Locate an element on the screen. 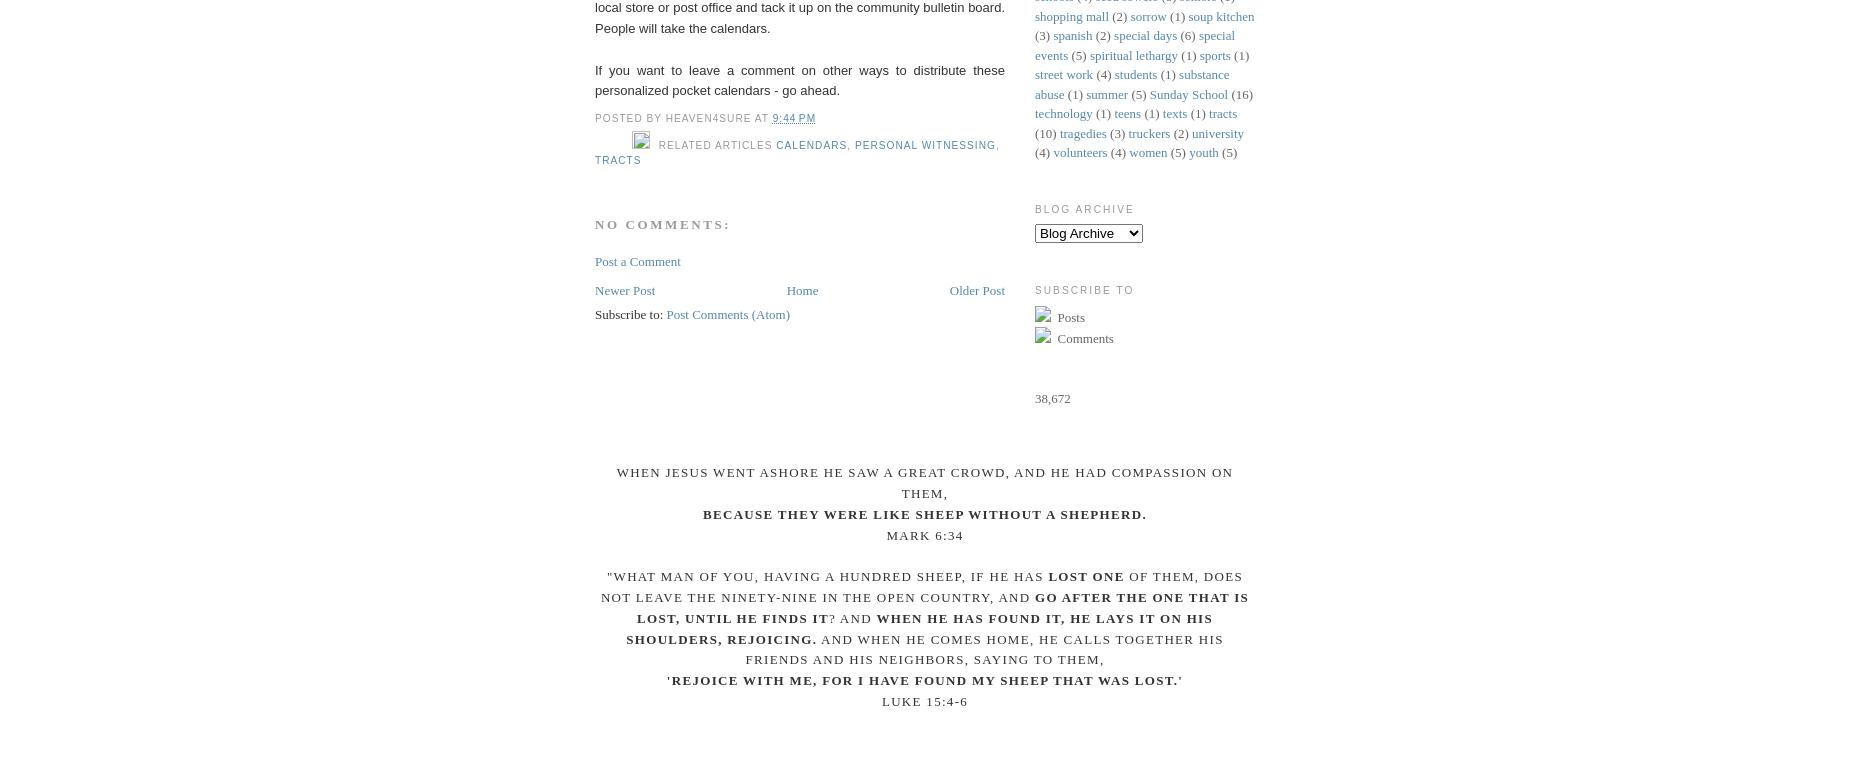 The height and width of the screenshot is (762, 1850). 'truckers' is located at coordinates (1148, 131).